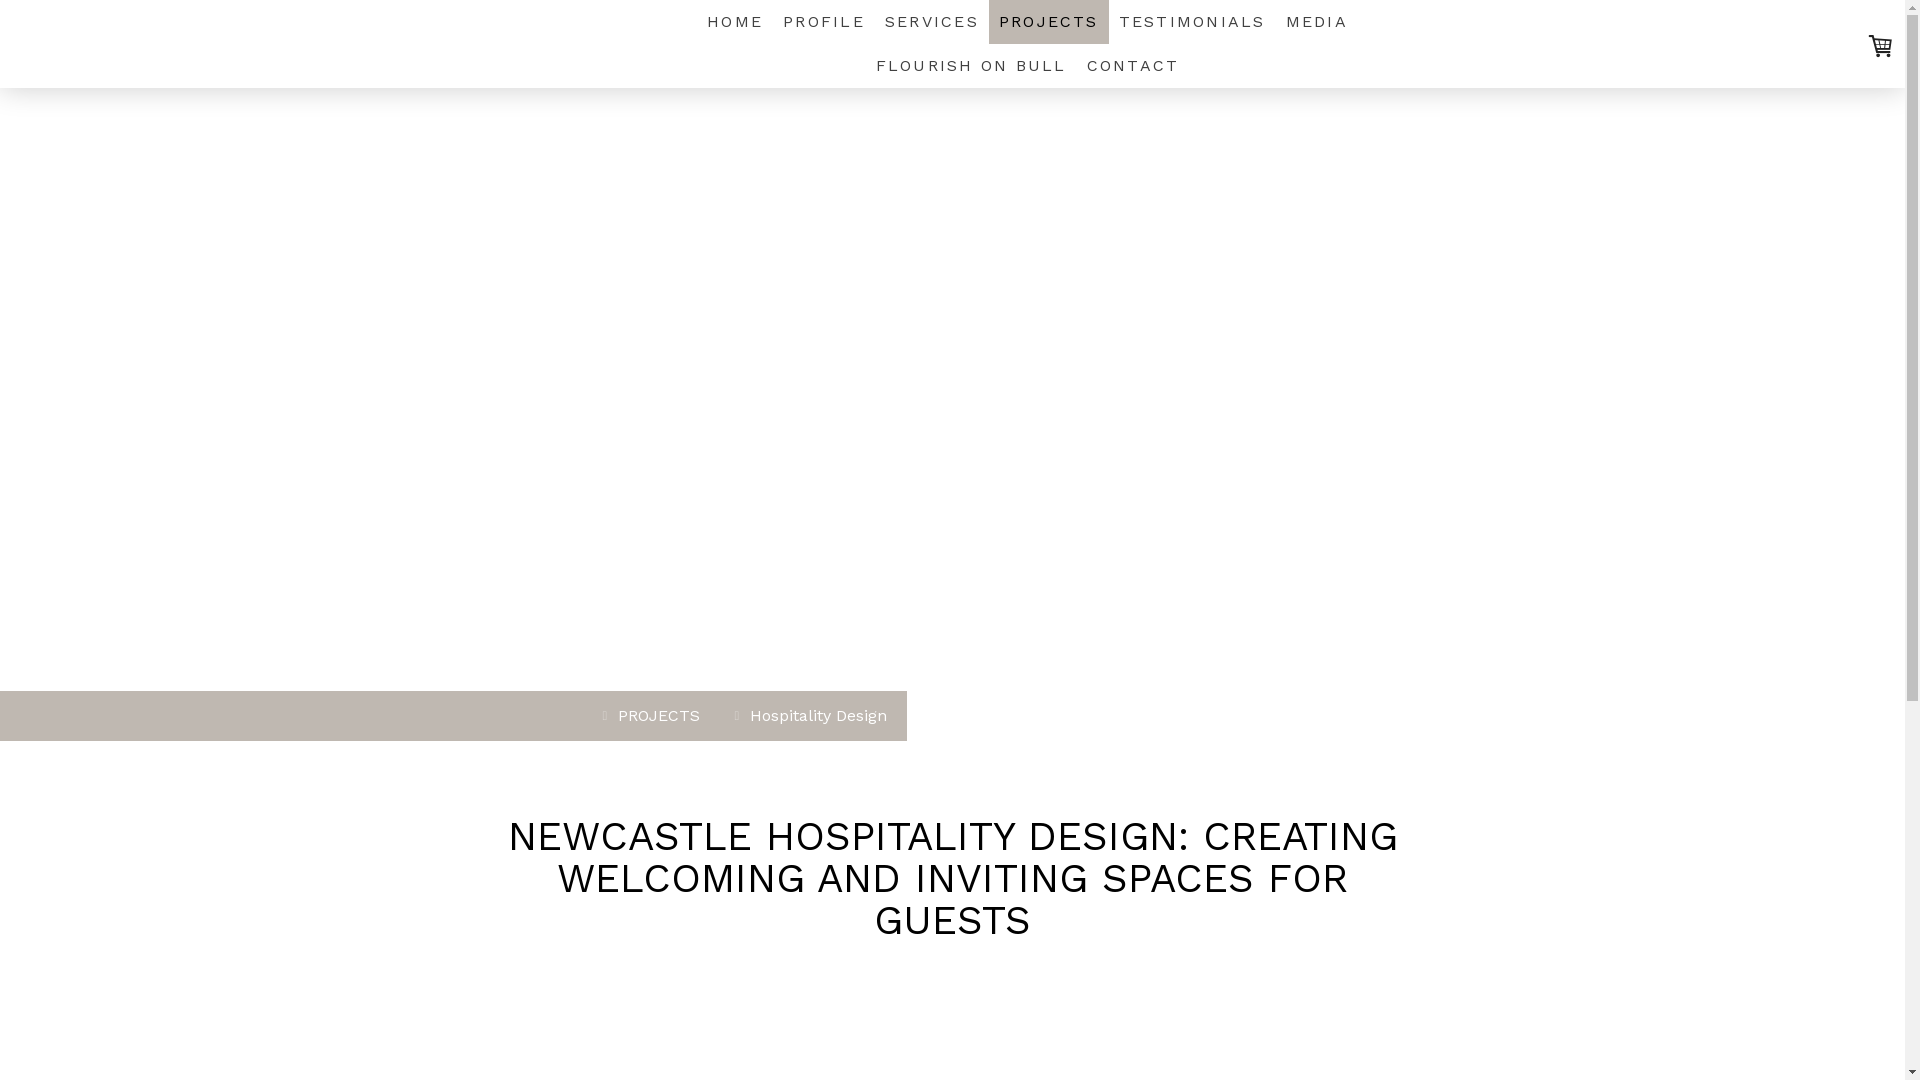  Describe the element at coordinates (733, 22) in the screenshot. I see `'HOME'` at that location.